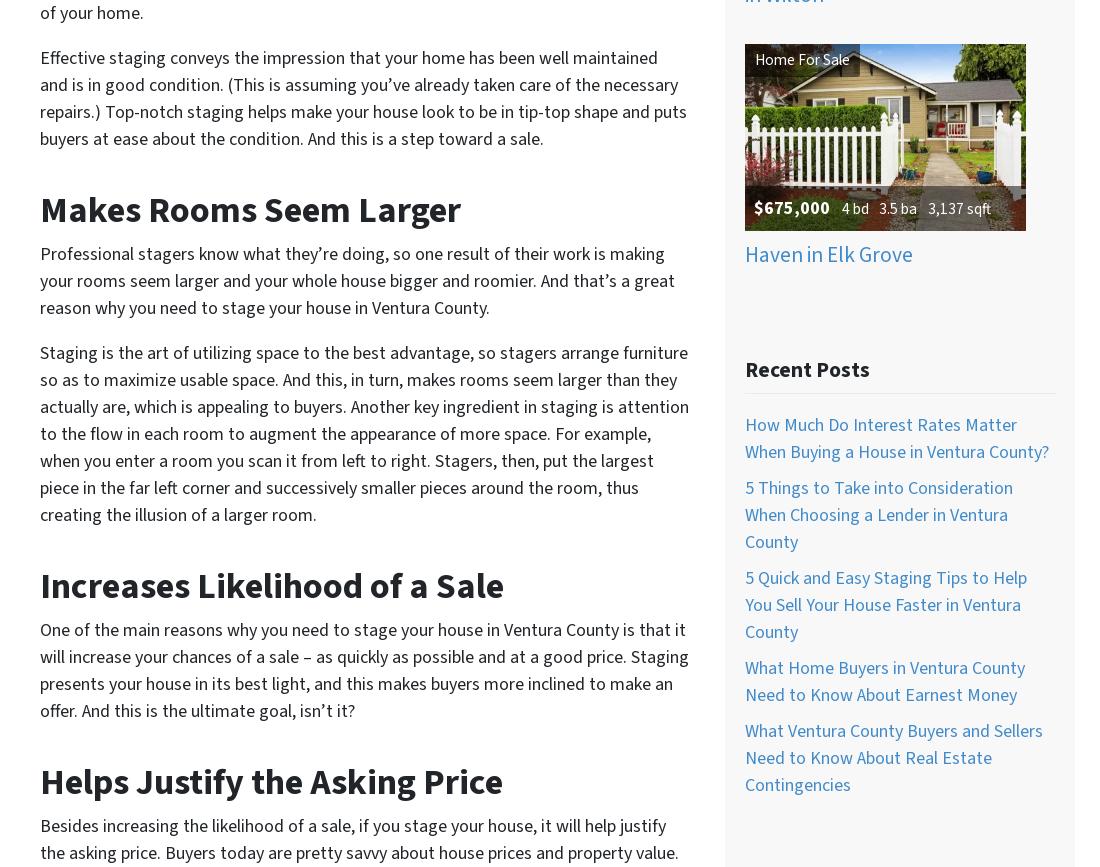  What do you see at coordinates (674, 22) in the screenshot?
I see `'805-232-8503'` at bounding box center [674, 22].